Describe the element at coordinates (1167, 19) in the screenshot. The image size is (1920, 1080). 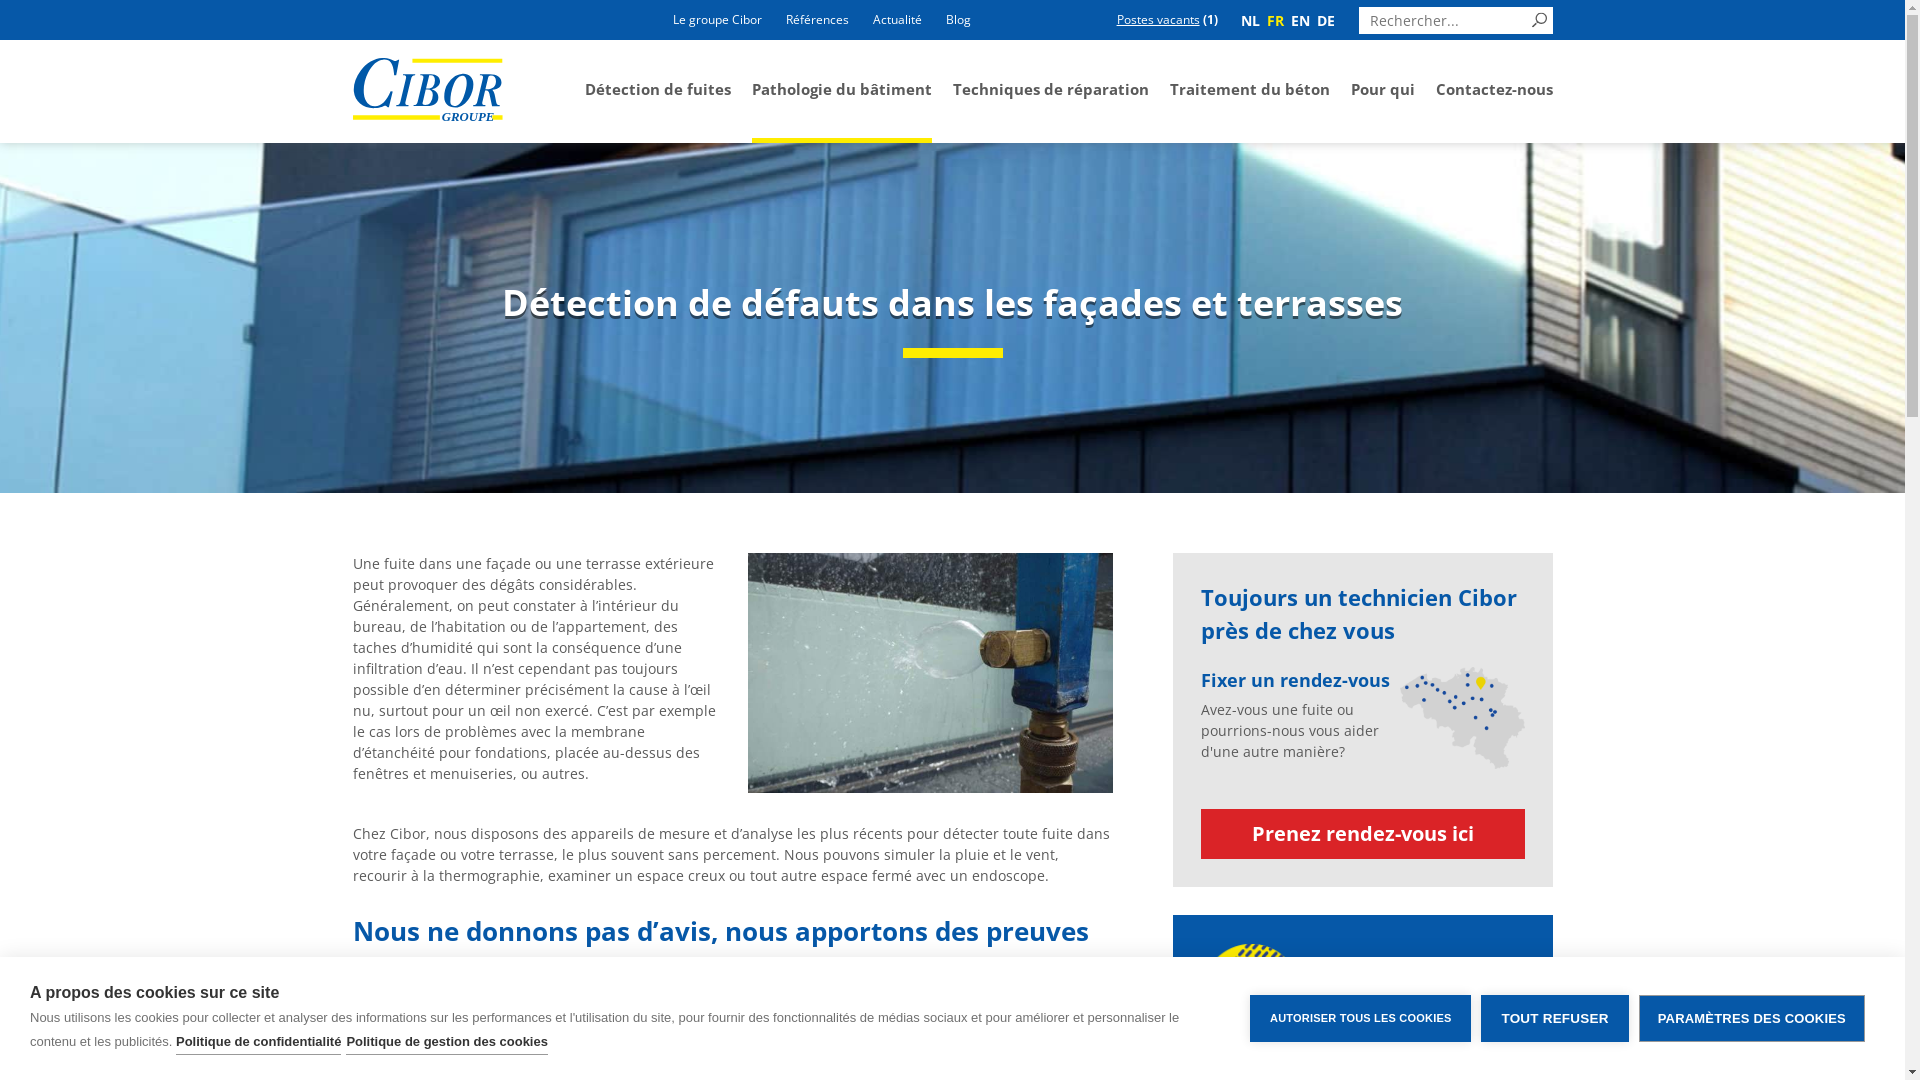
I see `'Postes vacants (1)'` at that location.